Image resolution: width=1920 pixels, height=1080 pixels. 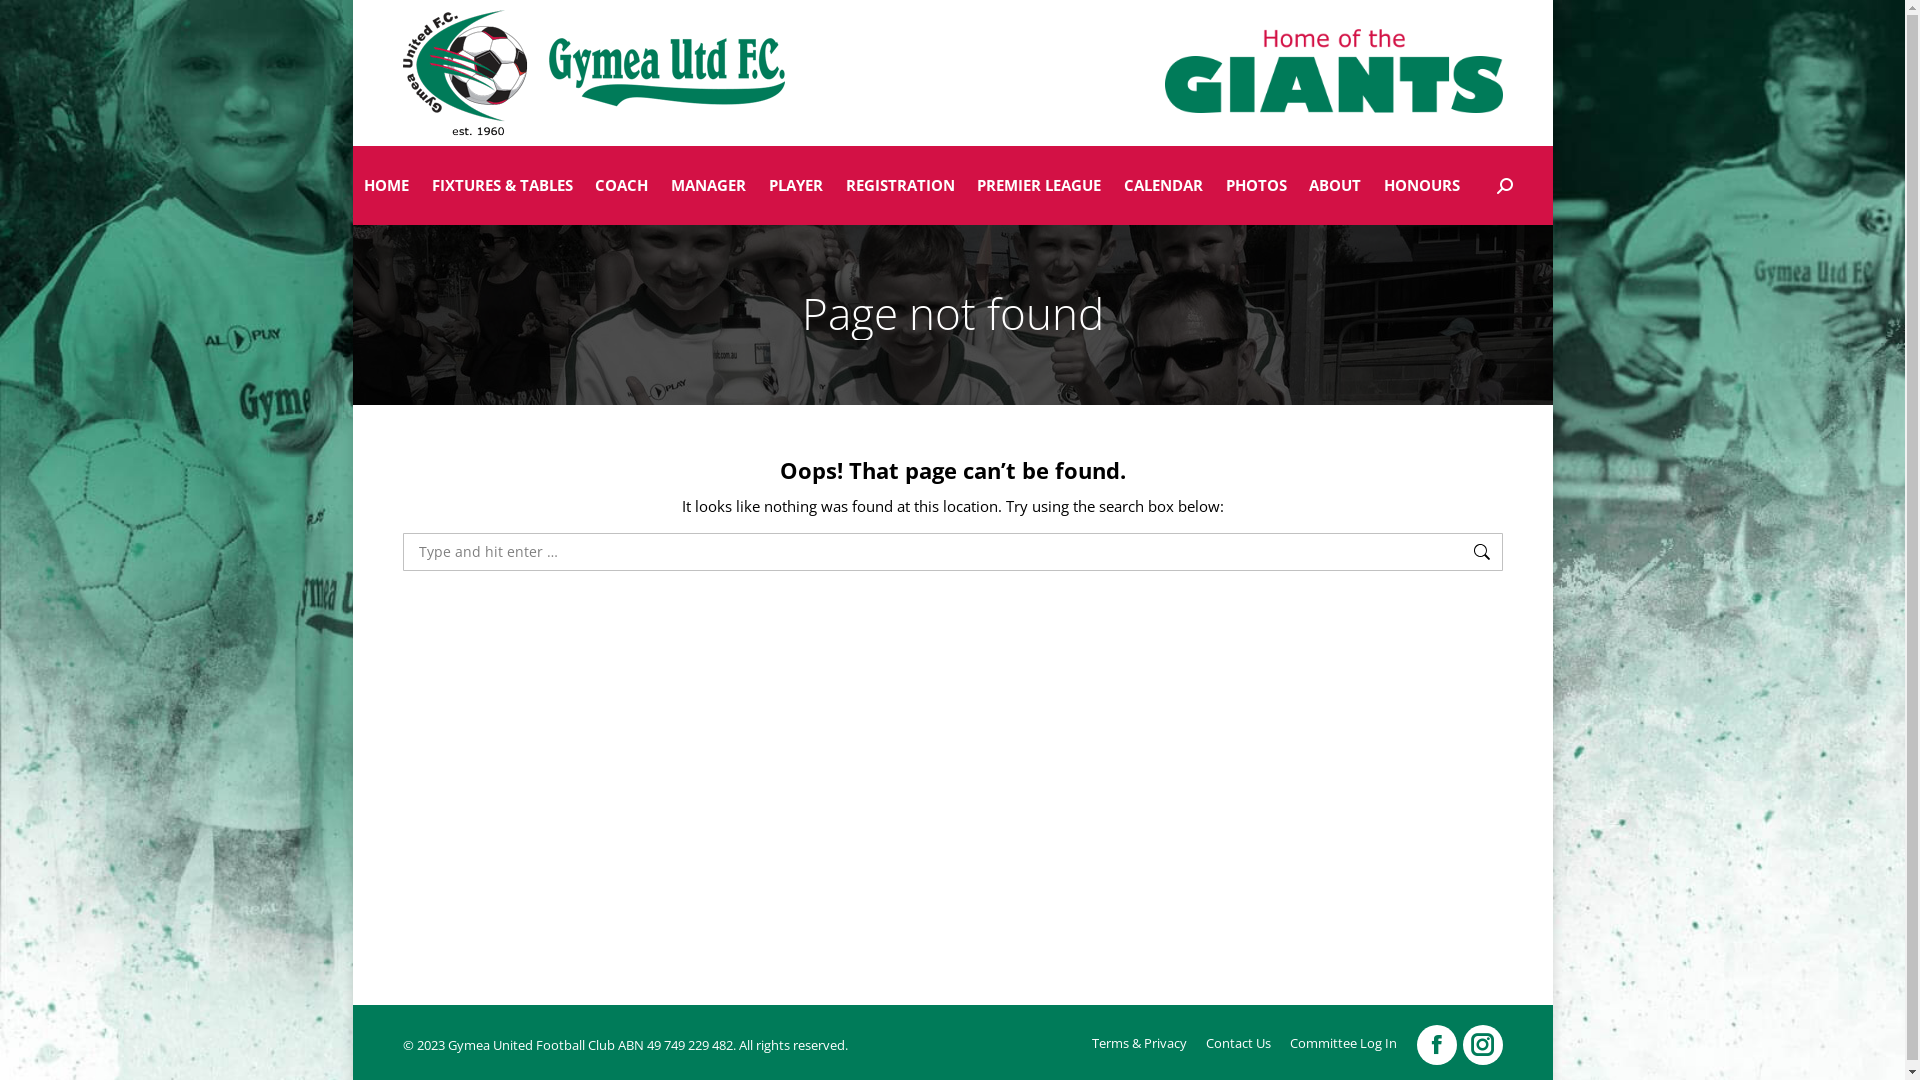 I want to click on 'Terms & Privacy', so click(x=1139, y=1042).